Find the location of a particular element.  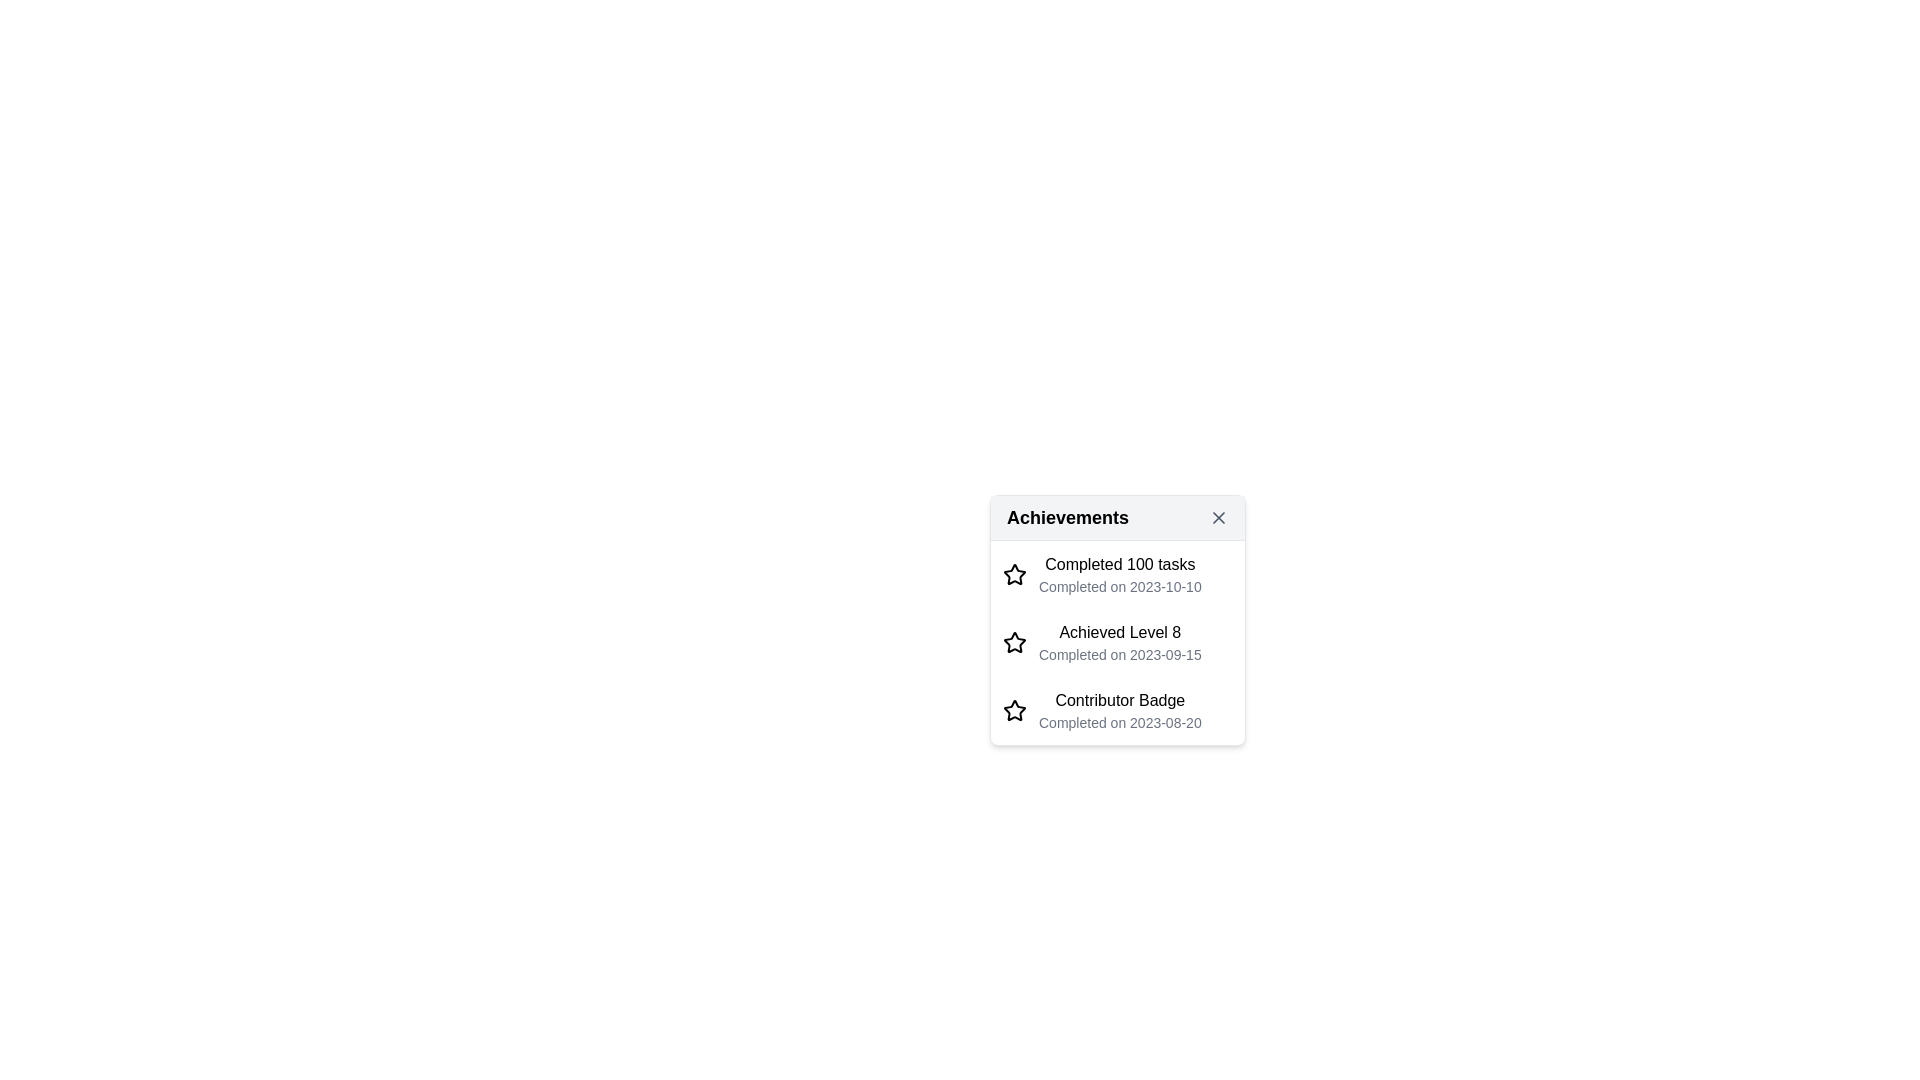

information displayed for the achievement titled 'Achieved Level 8' in the Achievements panel is located at coordinates (1117, 642).